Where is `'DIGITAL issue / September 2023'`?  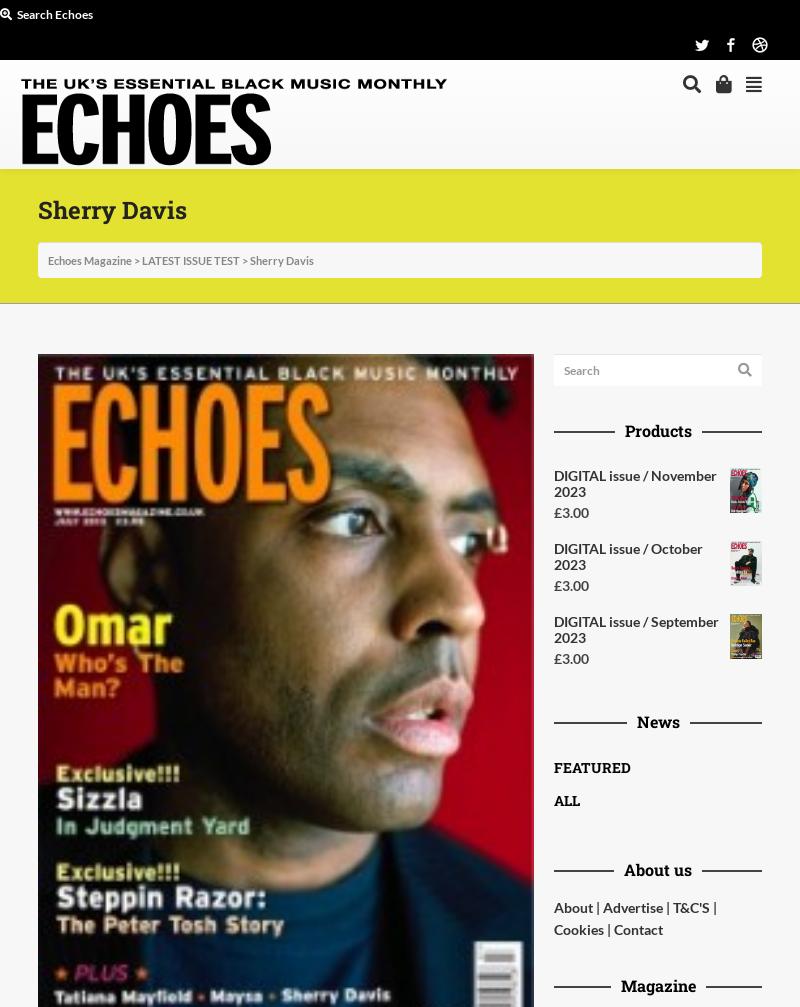
'DIGITAL issue / September 2023' is located at coordinates (554, 628).